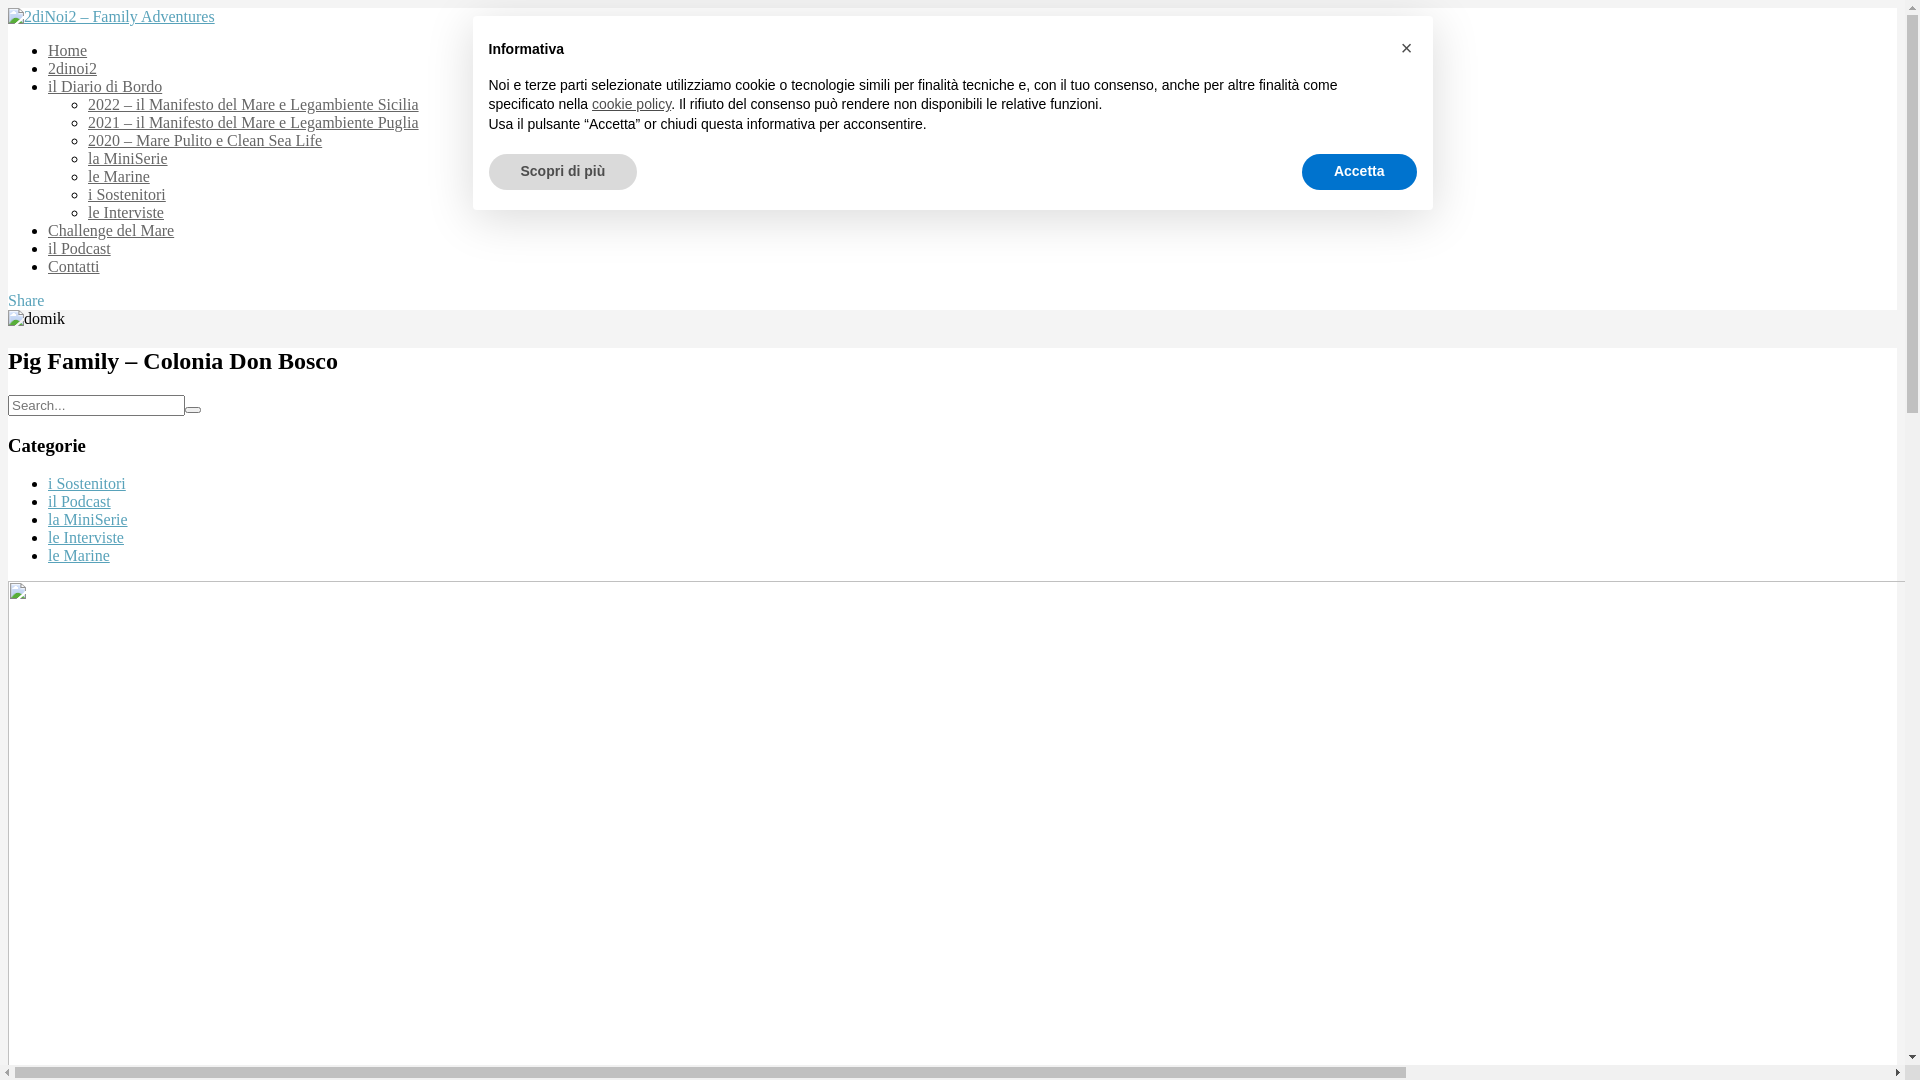 The height and width of the screenshot is (1080, 1920). Describe the element at coordinates (1359, 171) in the screenshot. I see `'Accetta'` at that location.